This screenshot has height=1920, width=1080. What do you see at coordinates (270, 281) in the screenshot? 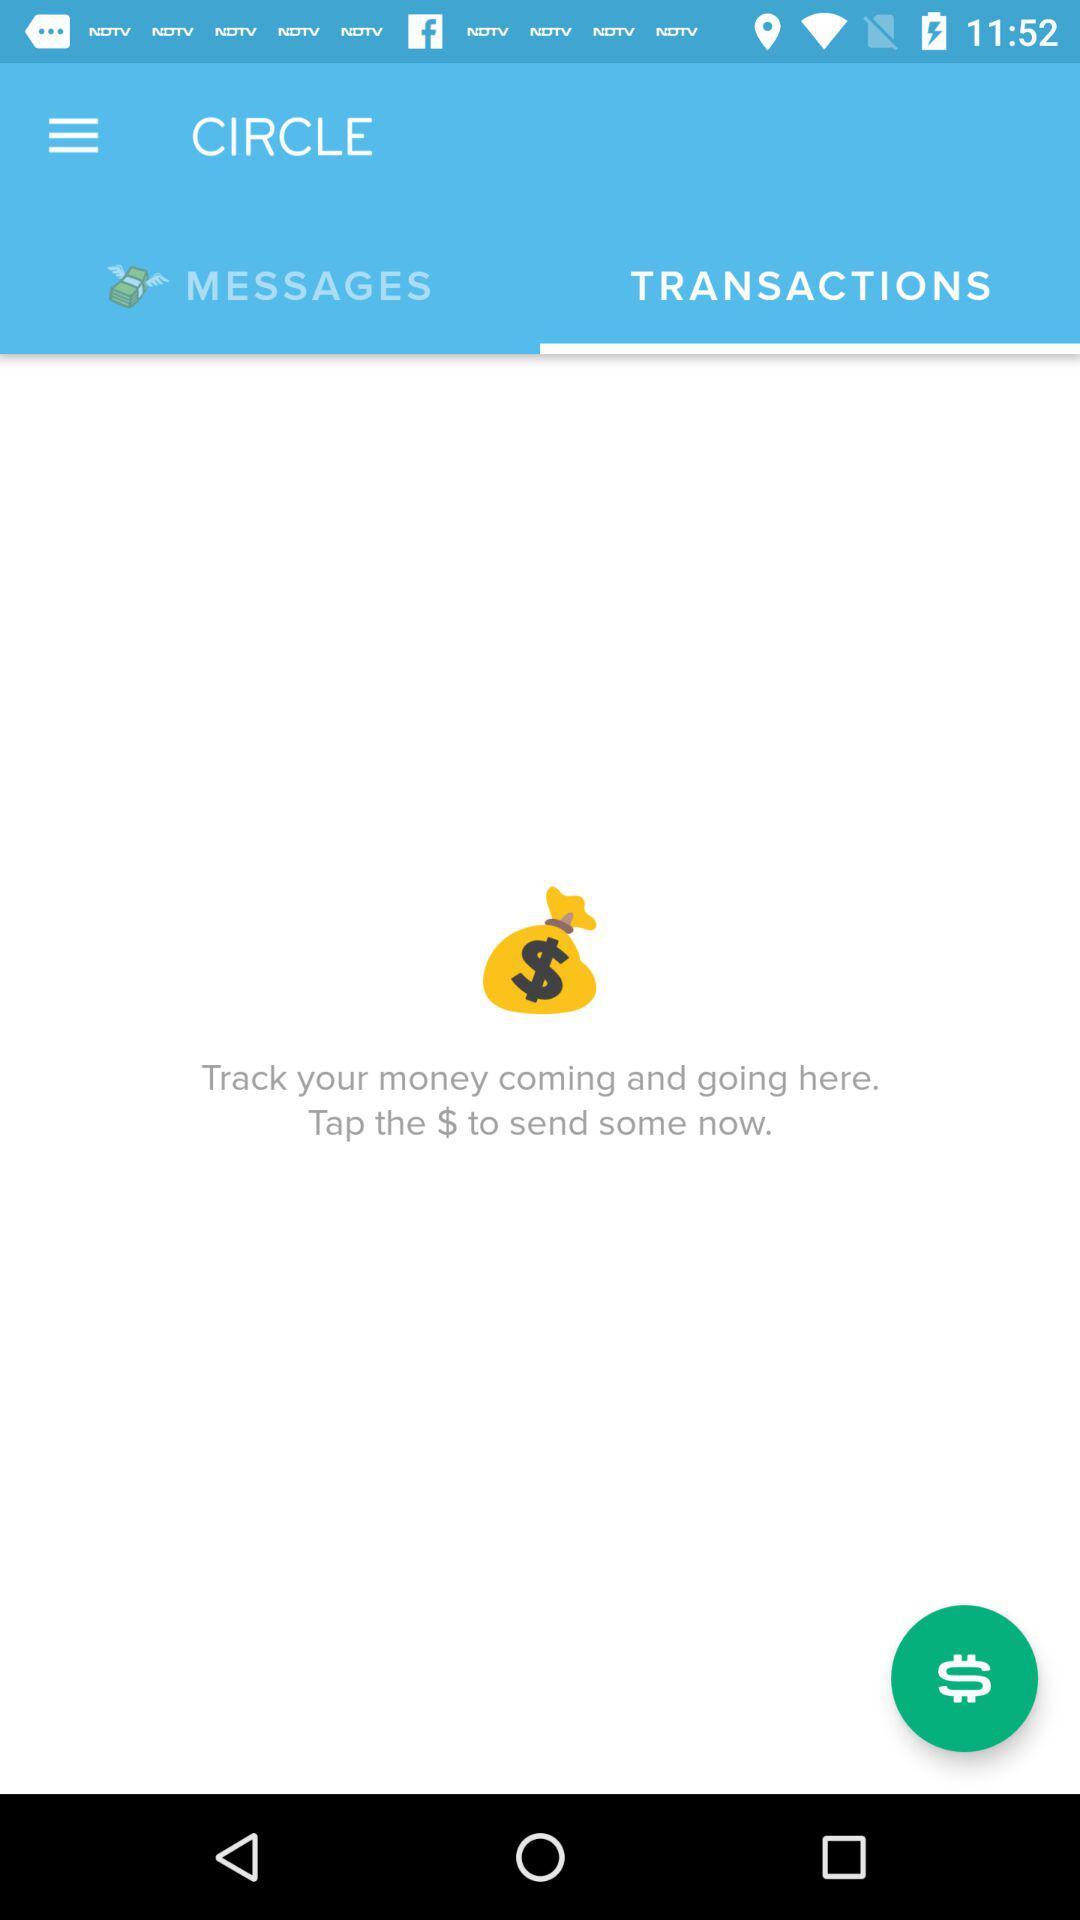
I see `the app next to the transactions icon` at bounding box center [270, 281].